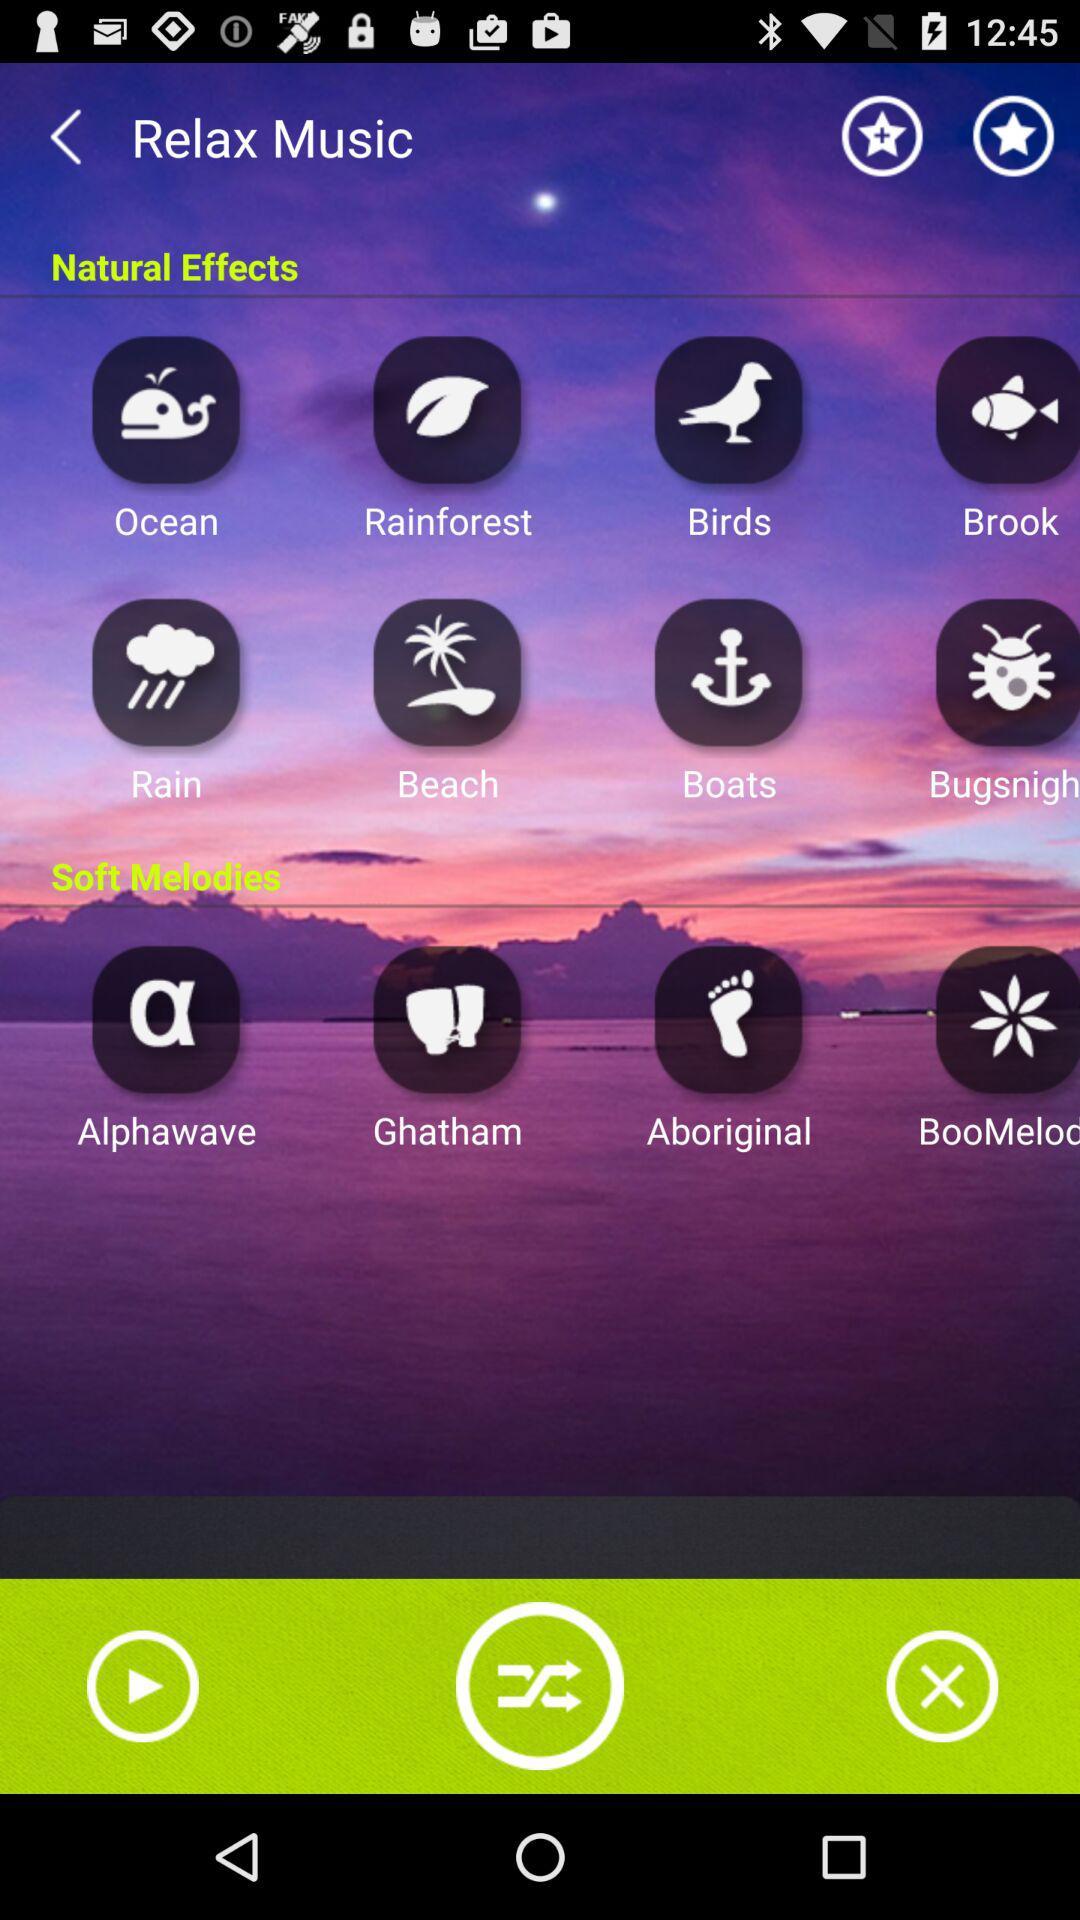 The height and width of the screenshot is (1920, 1080). Describe the element at coordinates (942, 1685) in the screenshot. I see `stop` at that location.